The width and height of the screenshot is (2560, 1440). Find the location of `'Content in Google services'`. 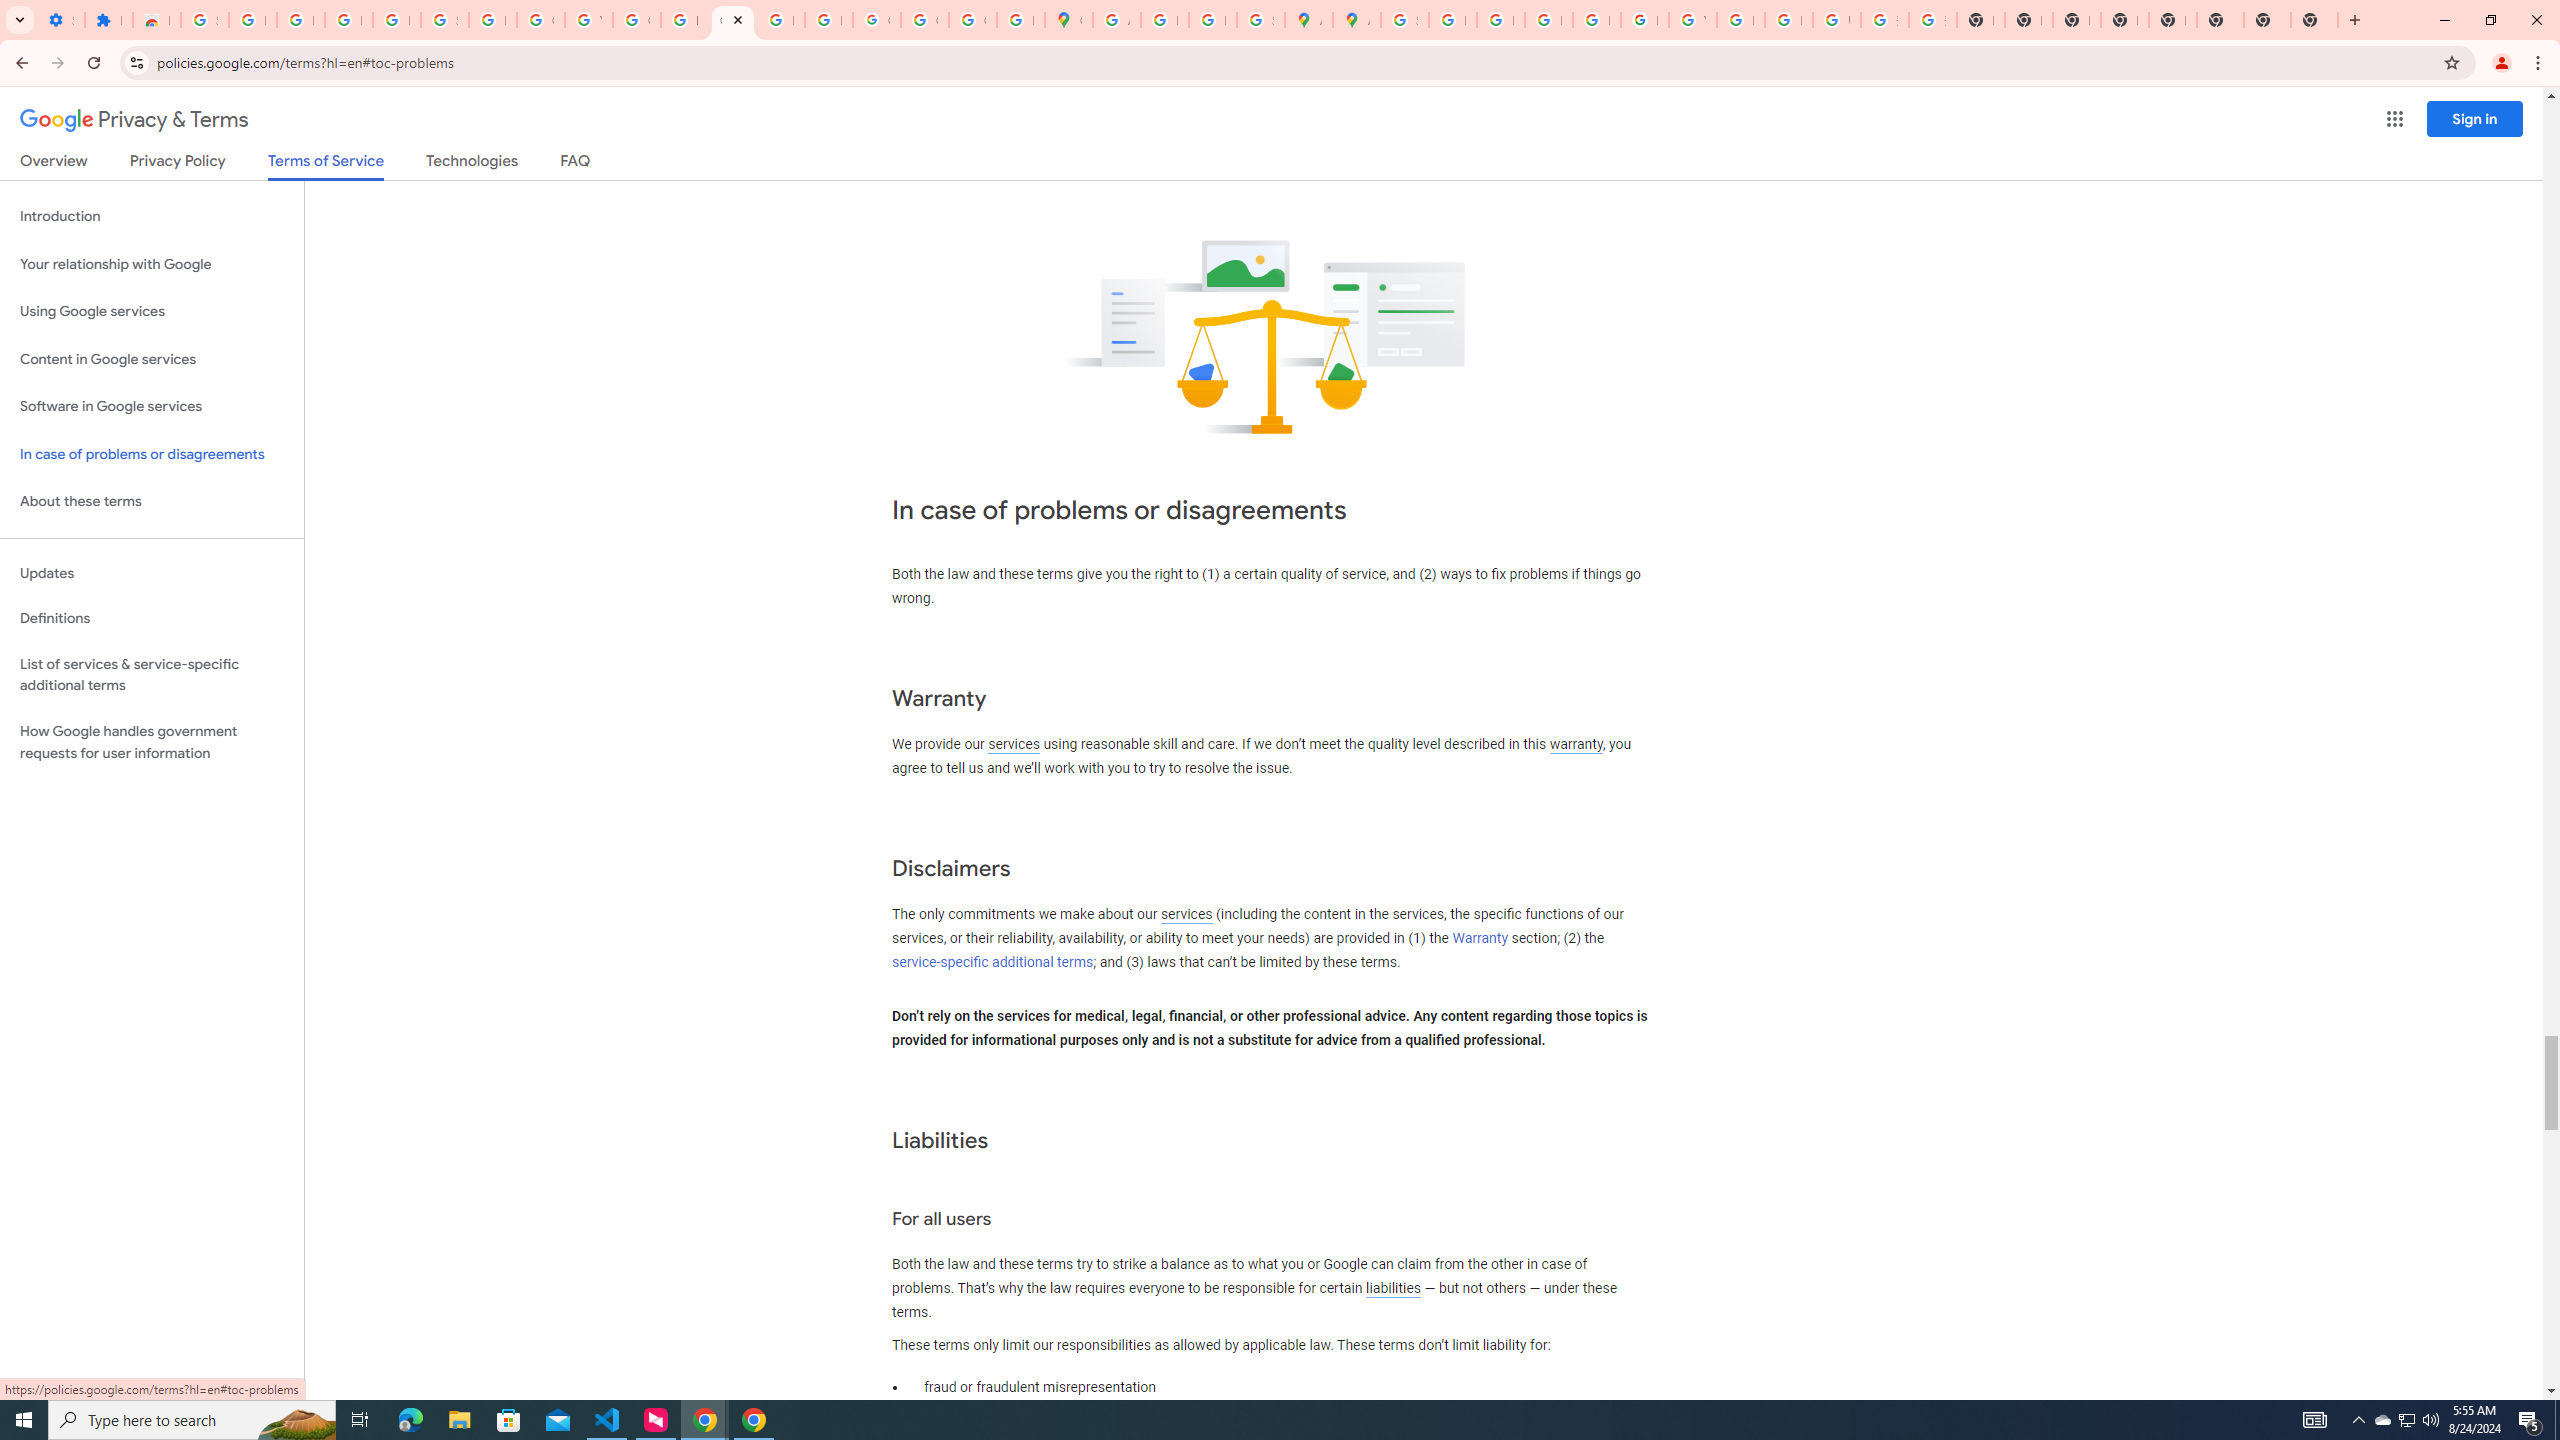

'Content in Google services' is located at coordinates (151, 360).